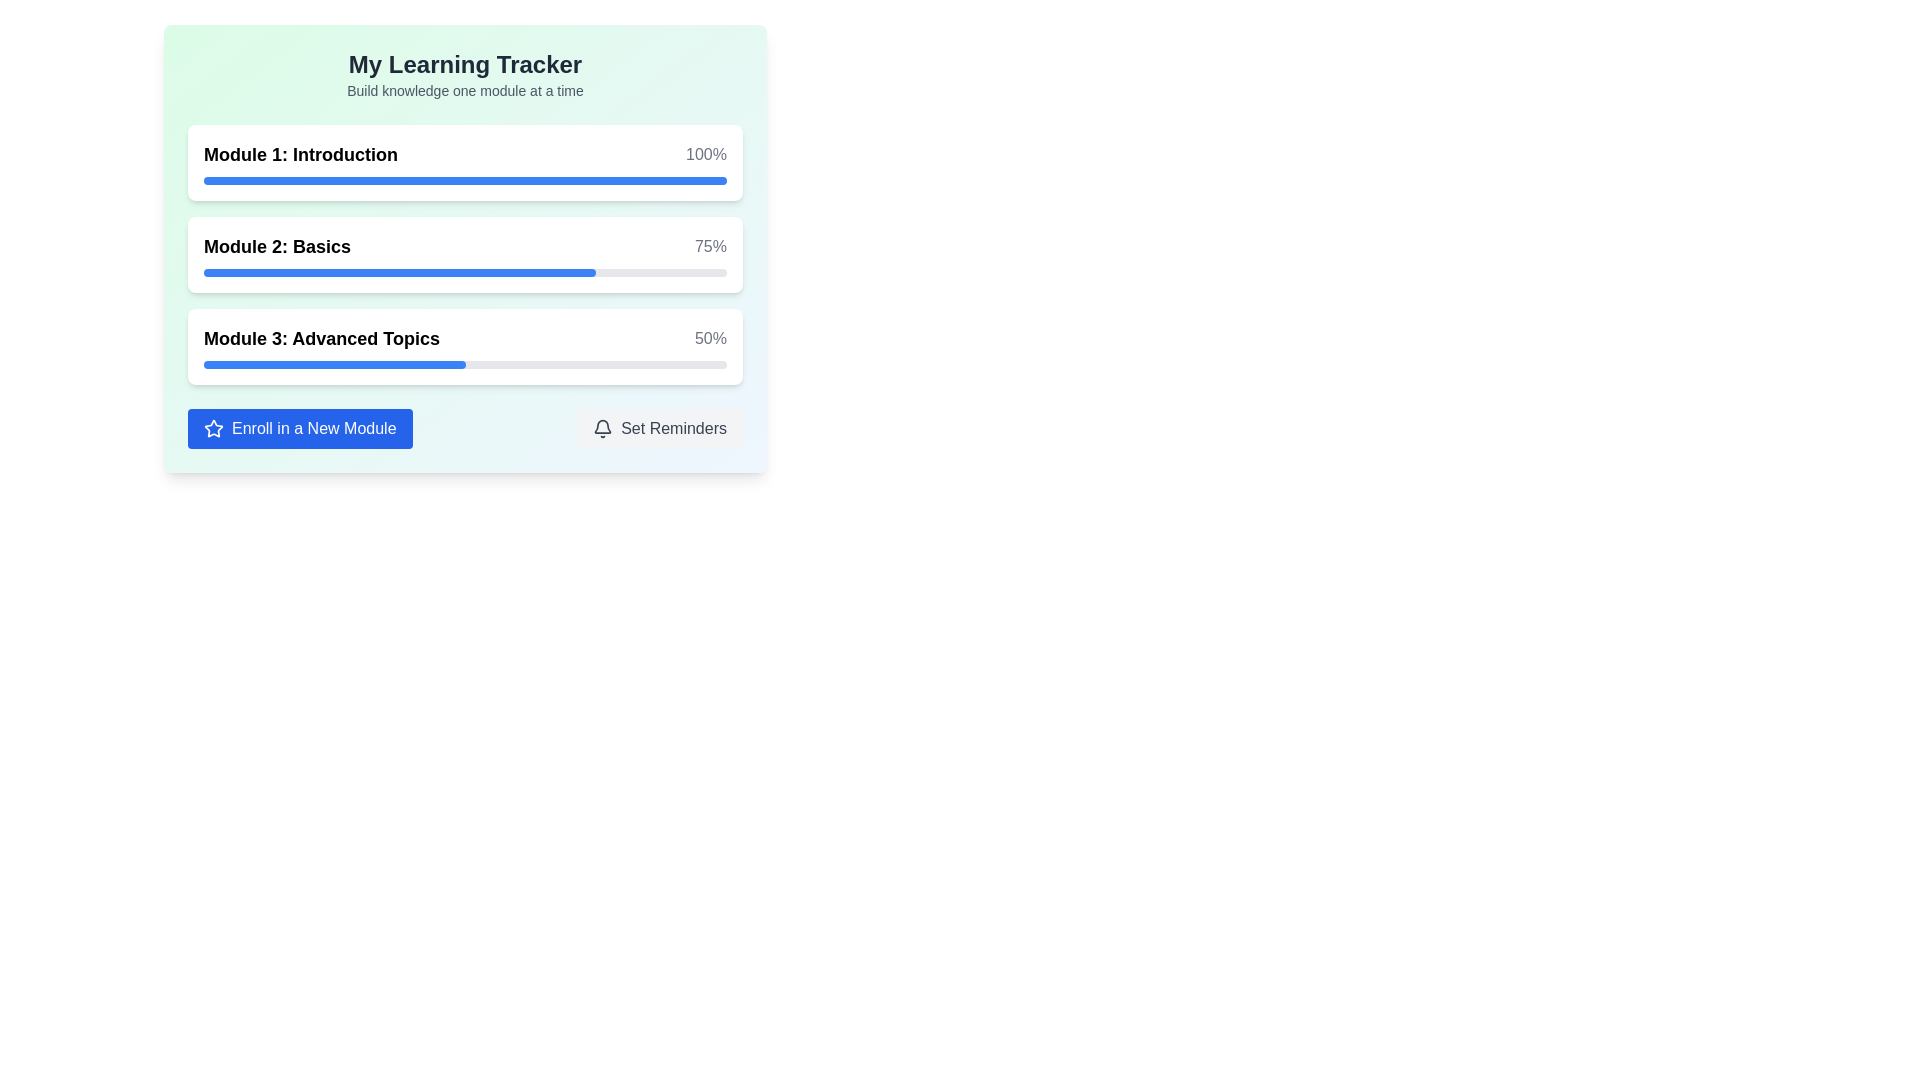 This screenshot has width=1920, height=1080. Describe the element at coordinates (464, 253) in the screenshot. I see `data within the progress card representing 'Module 2: Basics' which displays the progress percentage and graphical representation` at that location.